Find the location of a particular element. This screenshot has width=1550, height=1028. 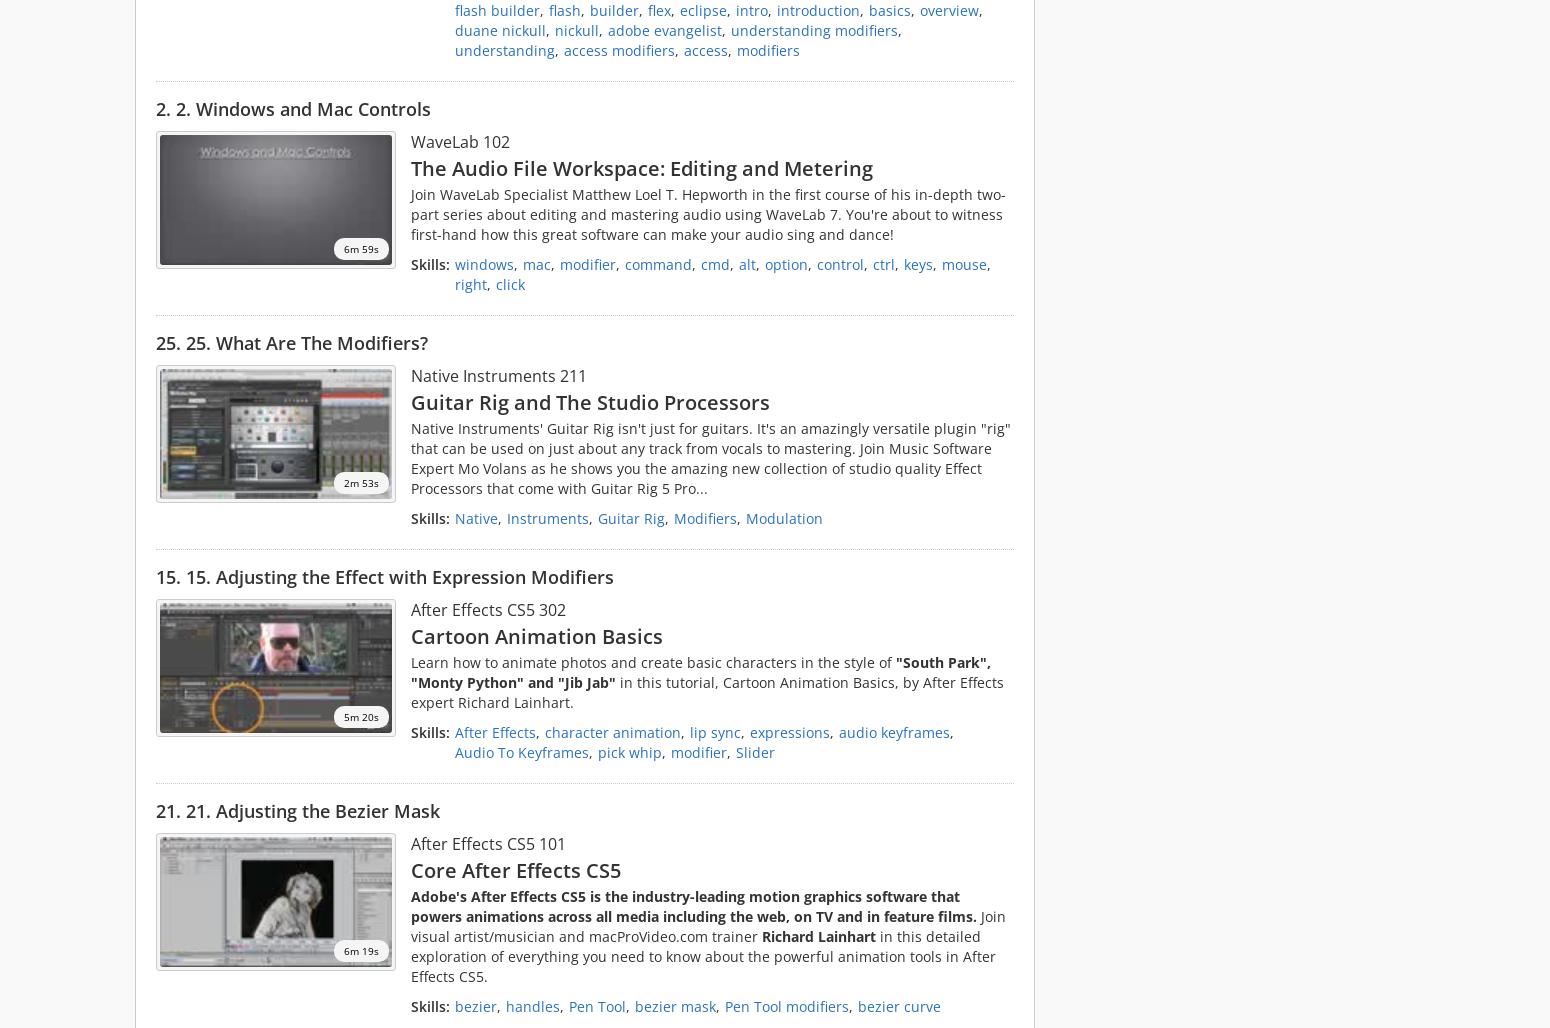

'bezier mask' is located at coordinates (674, 1004).